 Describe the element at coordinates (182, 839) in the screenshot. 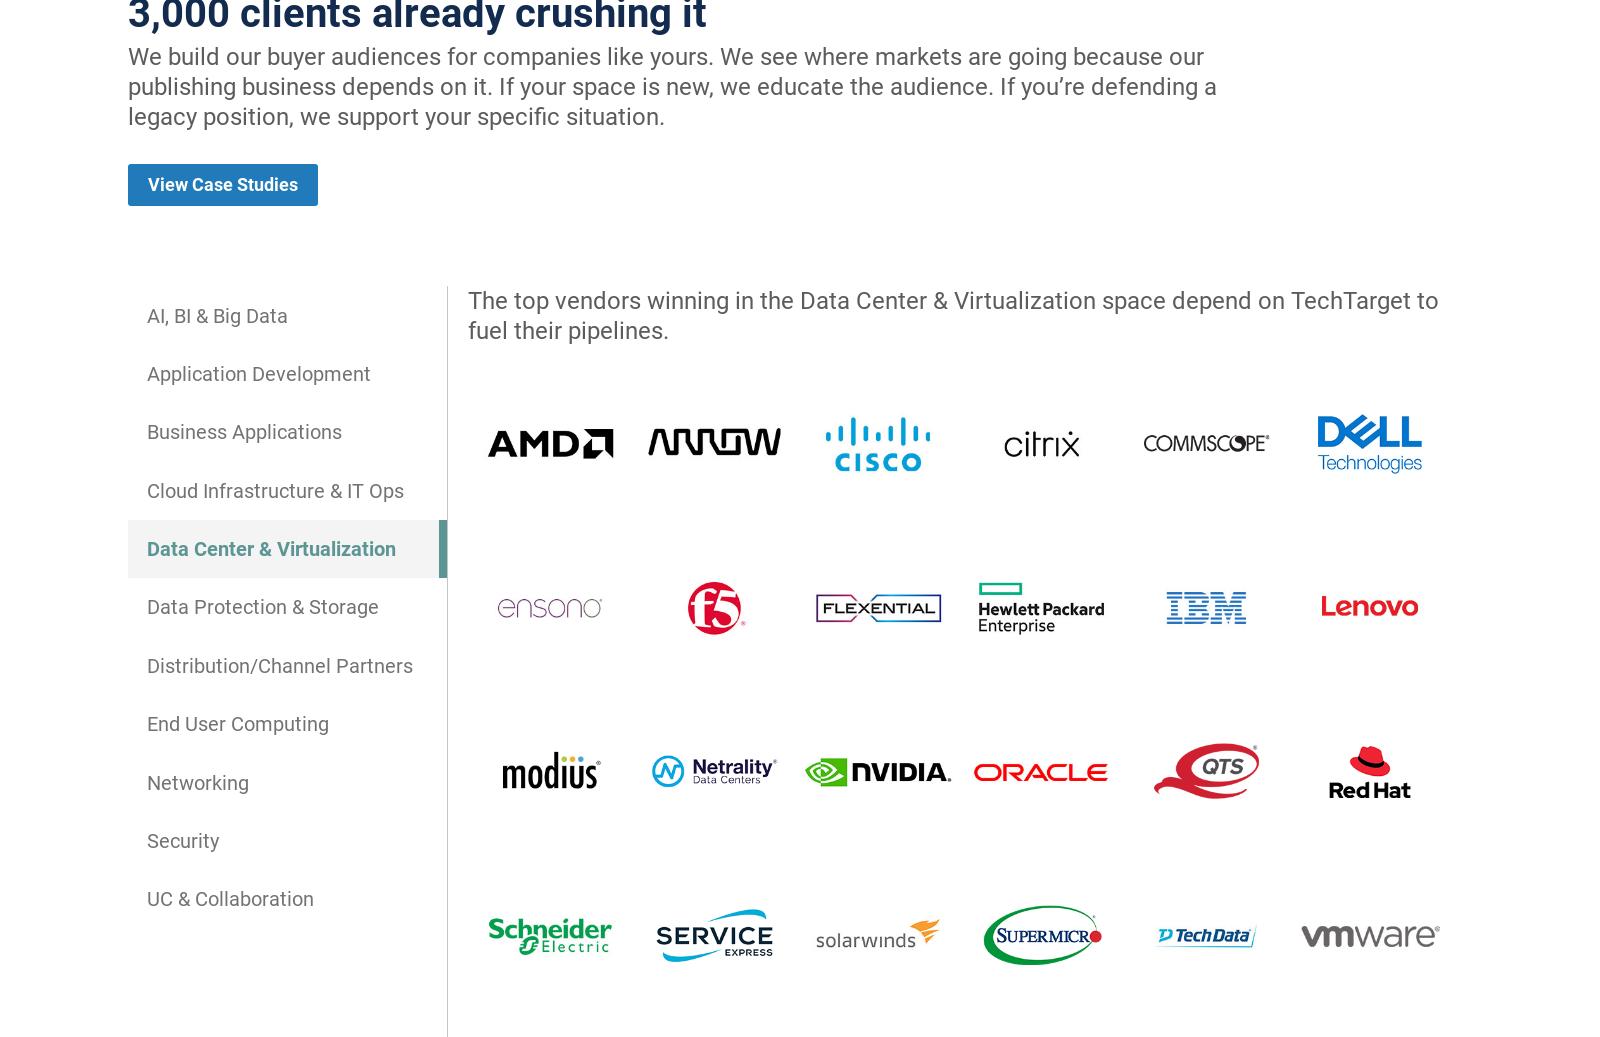

I see `'Security'` at that location.